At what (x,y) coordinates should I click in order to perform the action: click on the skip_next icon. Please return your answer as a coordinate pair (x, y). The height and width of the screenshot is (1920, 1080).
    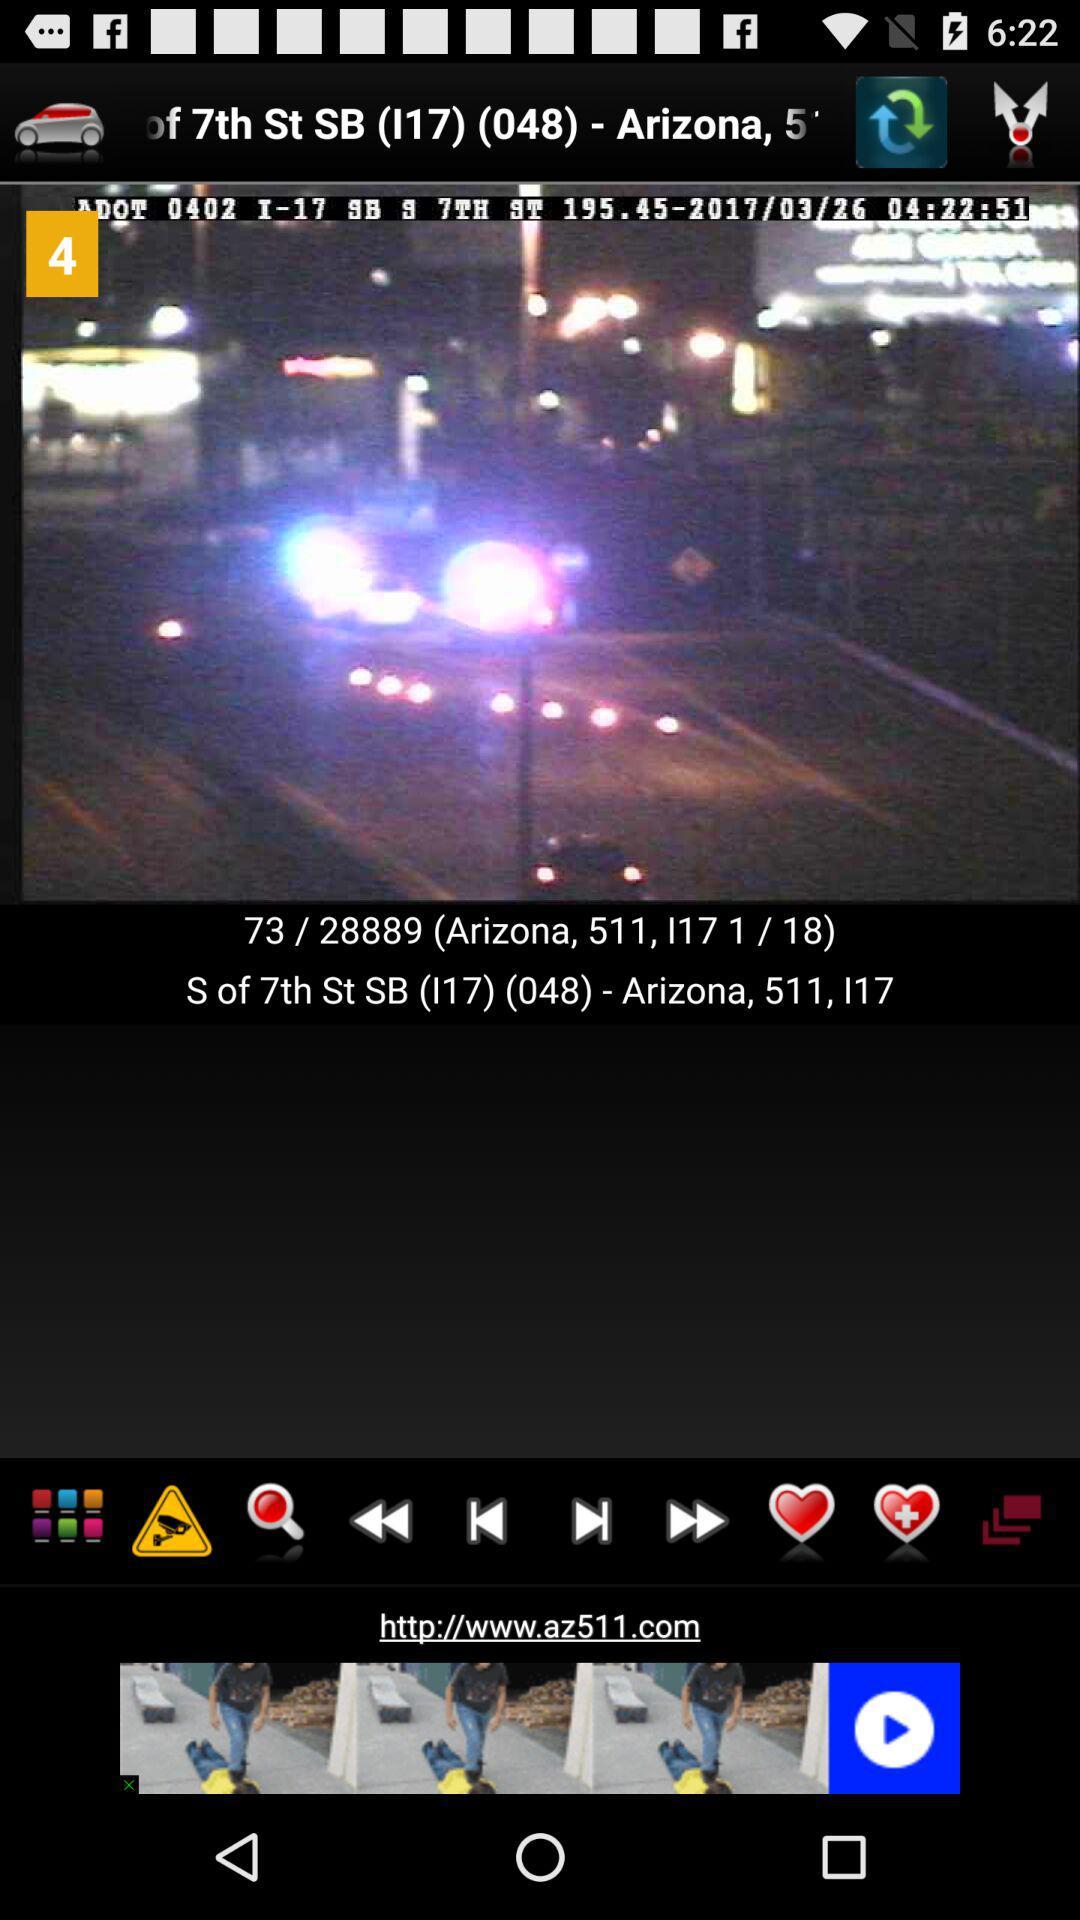
    Looking at the image, I should click on (590, 1627).